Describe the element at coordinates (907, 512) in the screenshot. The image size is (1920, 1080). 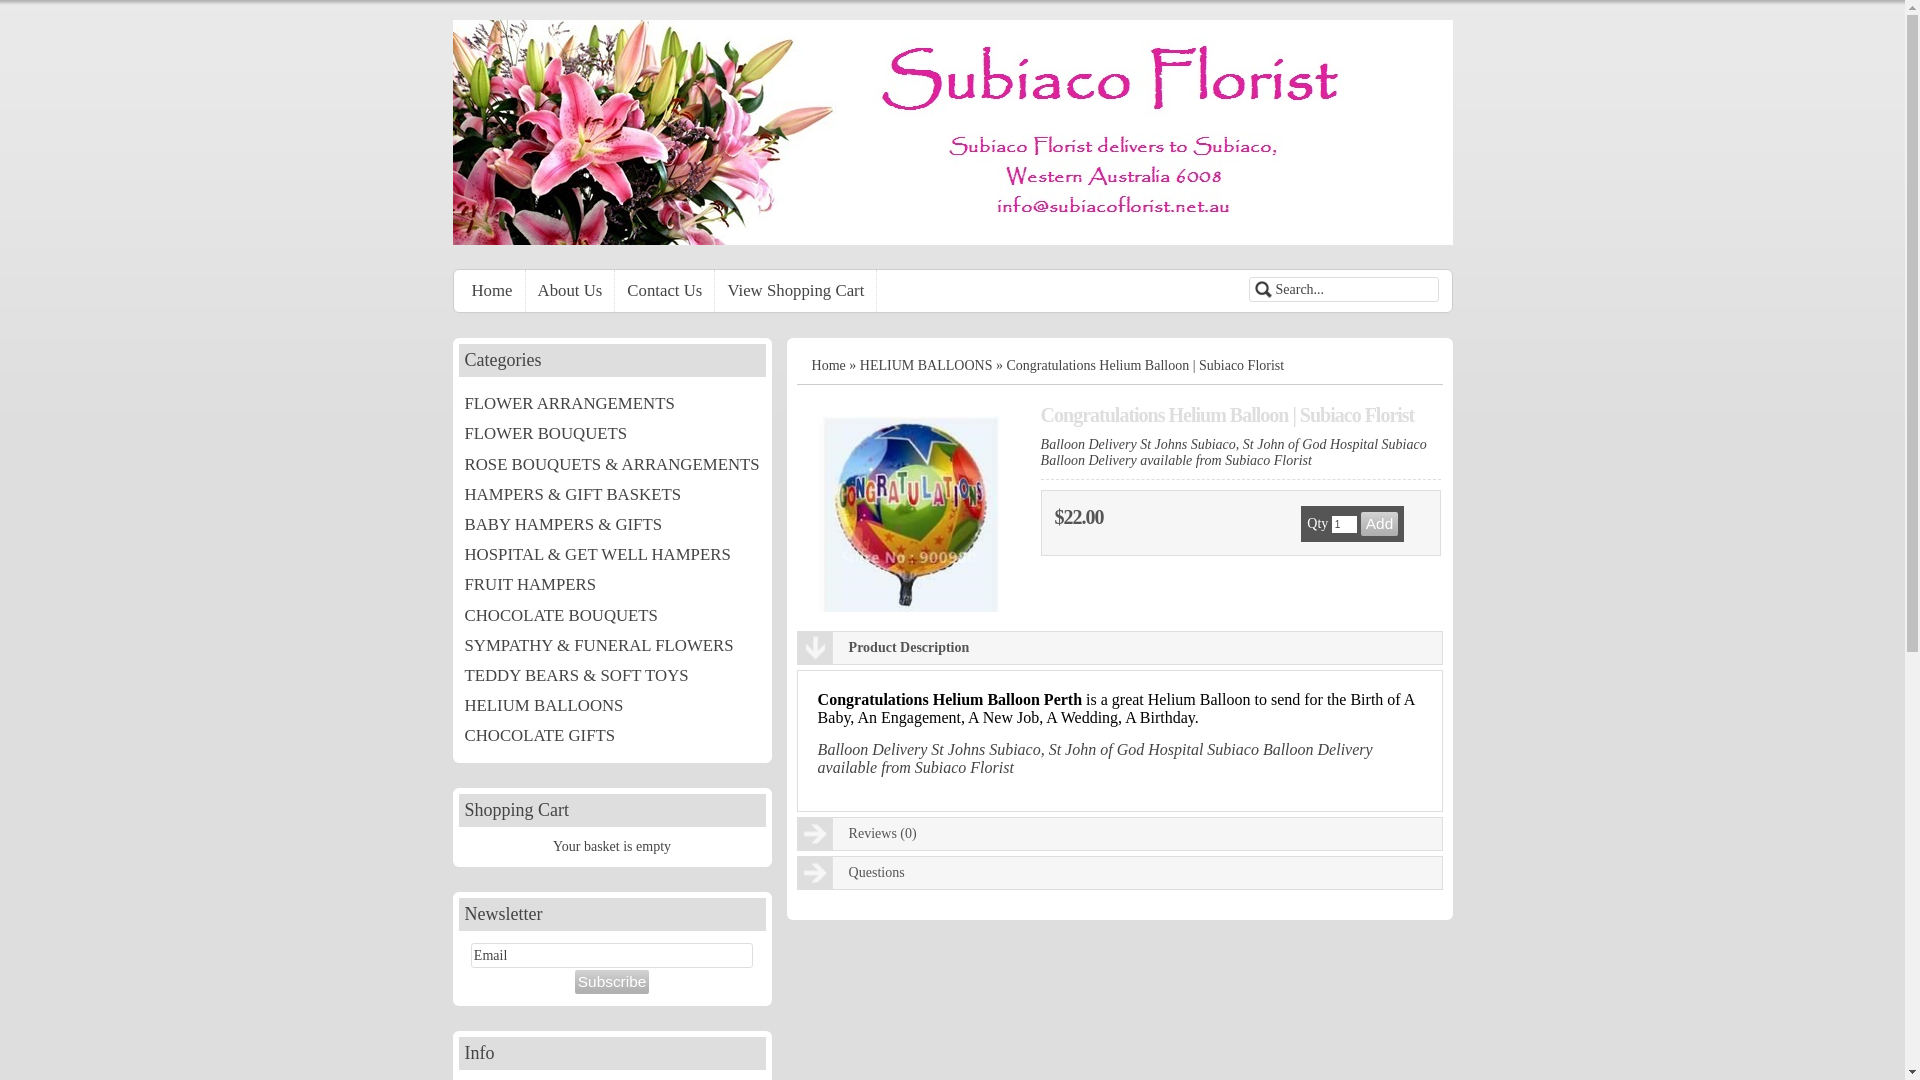
I see `'Congratulations Helium Balloon | Subiaco Florist'` at that location.